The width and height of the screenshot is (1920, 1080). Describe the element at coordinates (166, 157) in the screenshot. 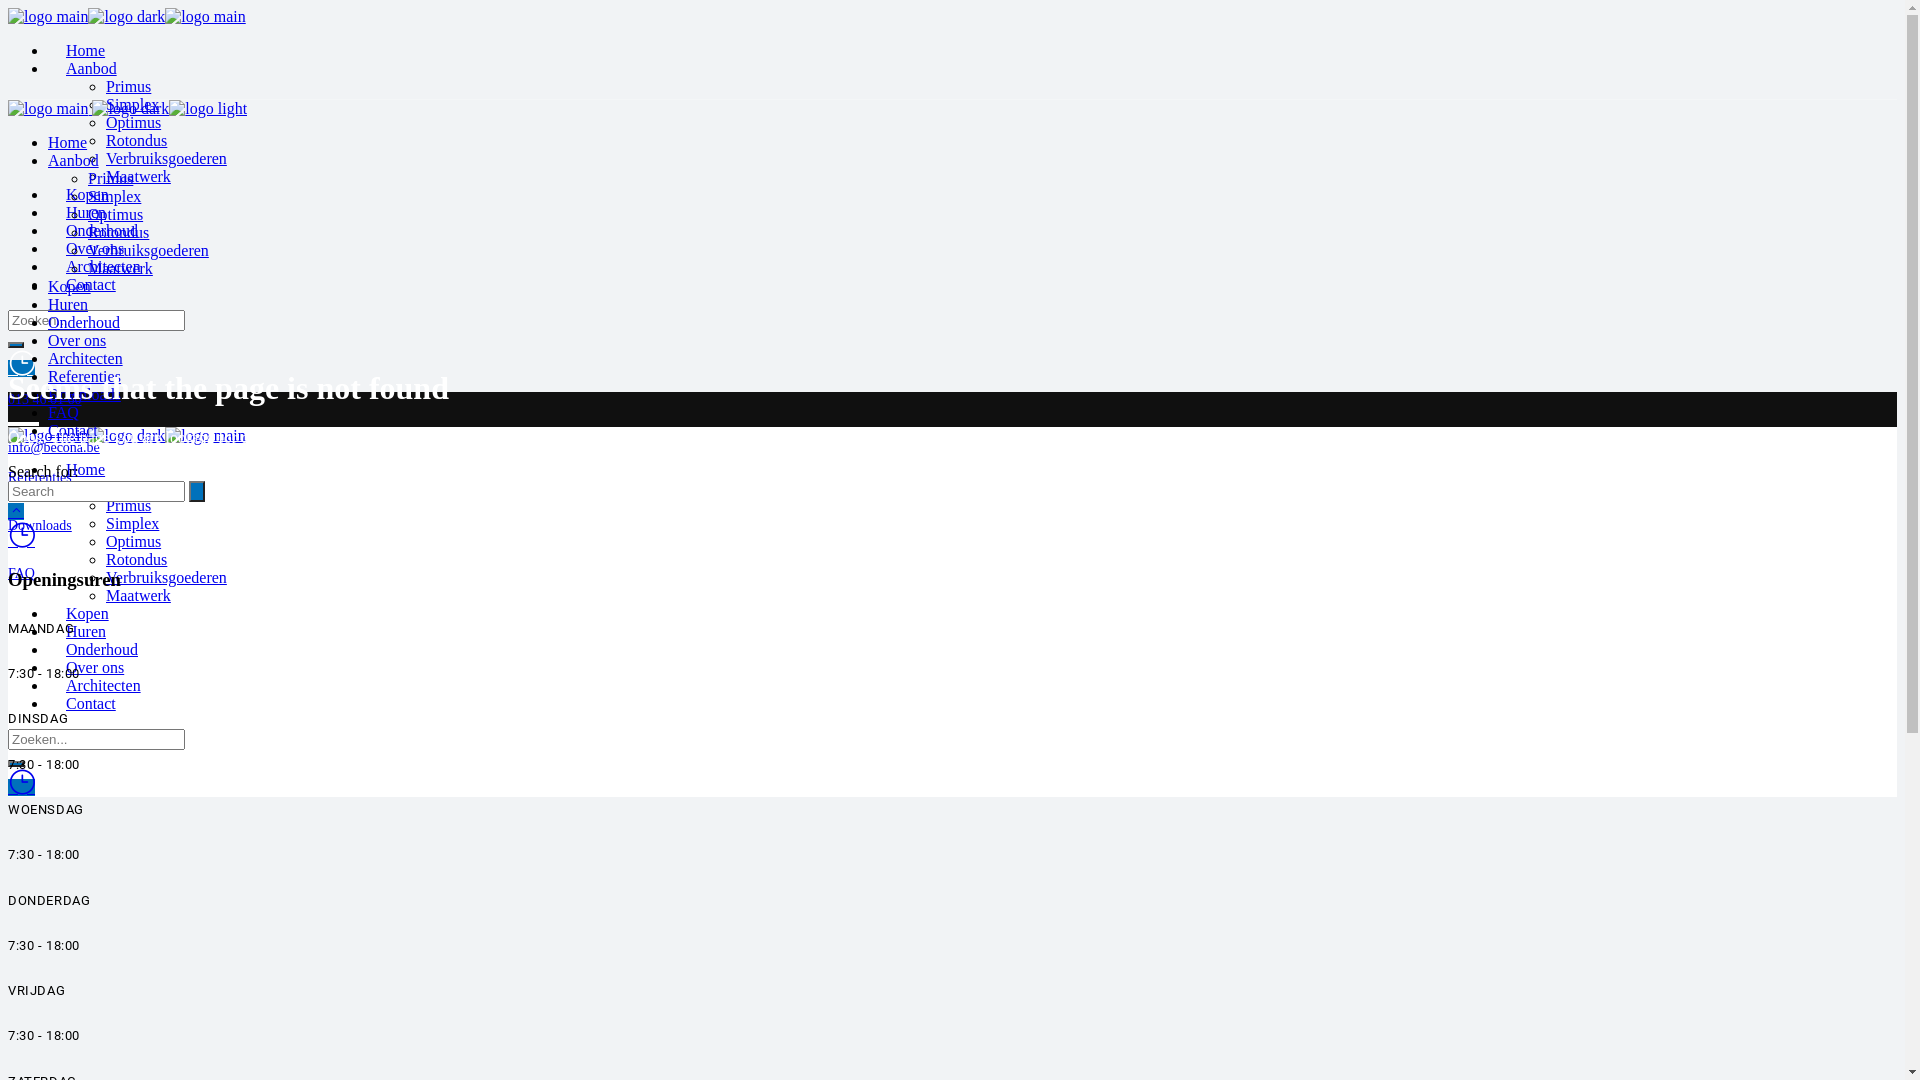

I see `'Verbruiksgoederen'` at that location.